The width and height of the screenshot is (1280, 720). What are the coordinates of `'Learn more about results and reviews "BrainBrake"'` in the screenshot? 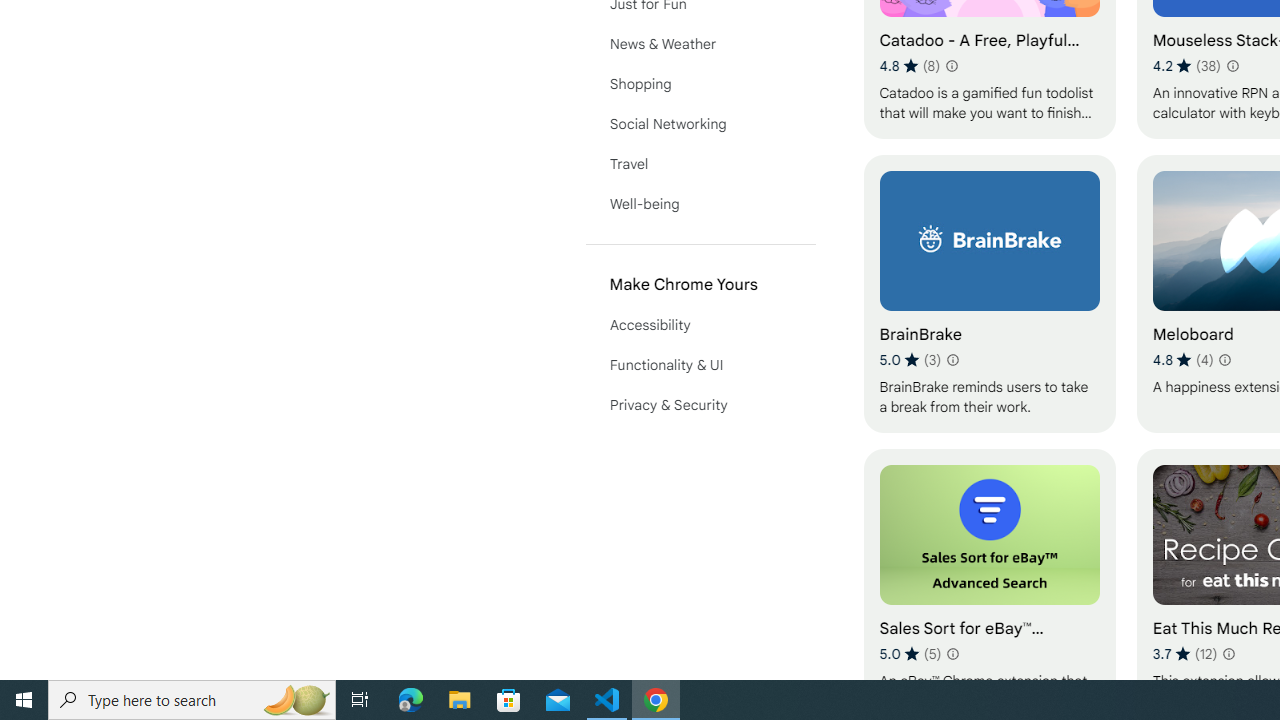 It's located at (951, 360).